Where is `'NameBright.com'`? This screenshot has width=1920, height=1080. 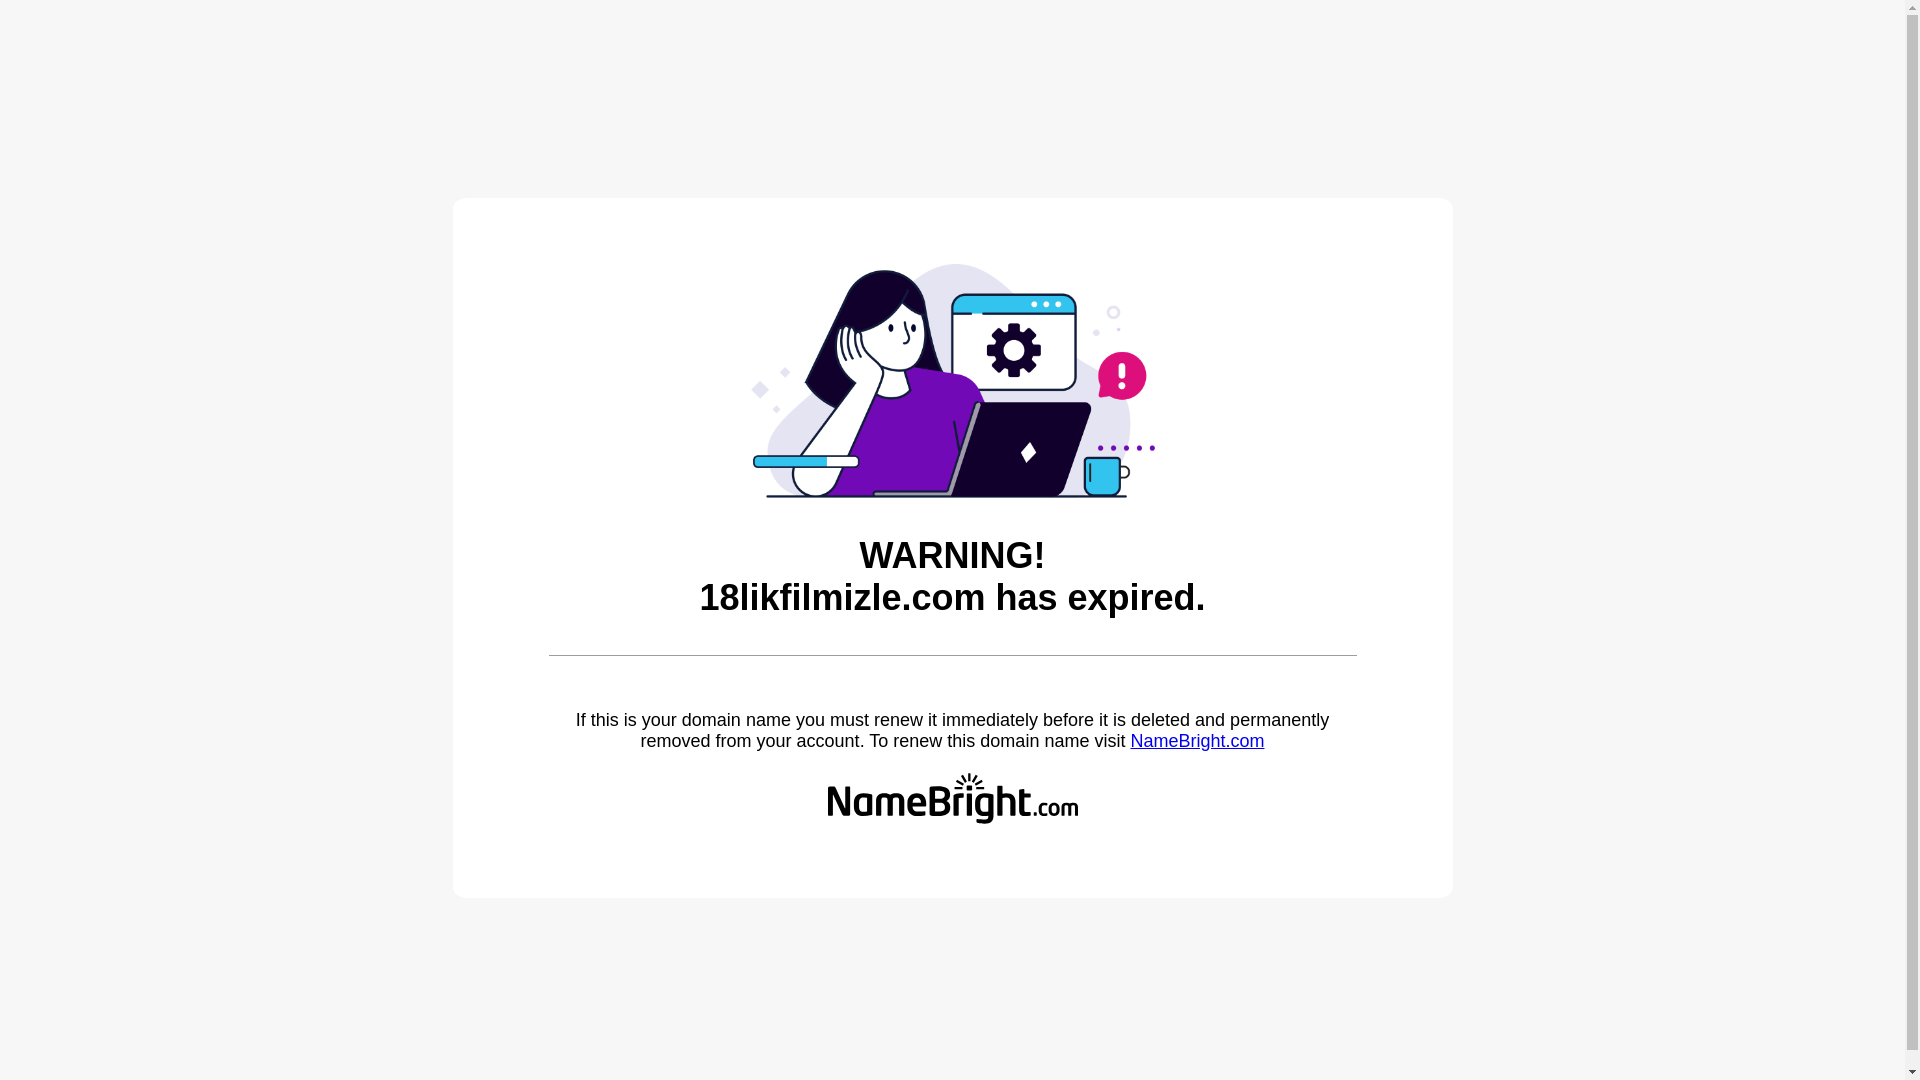
'NameBright.com' is located at coordinates (1196, 740).